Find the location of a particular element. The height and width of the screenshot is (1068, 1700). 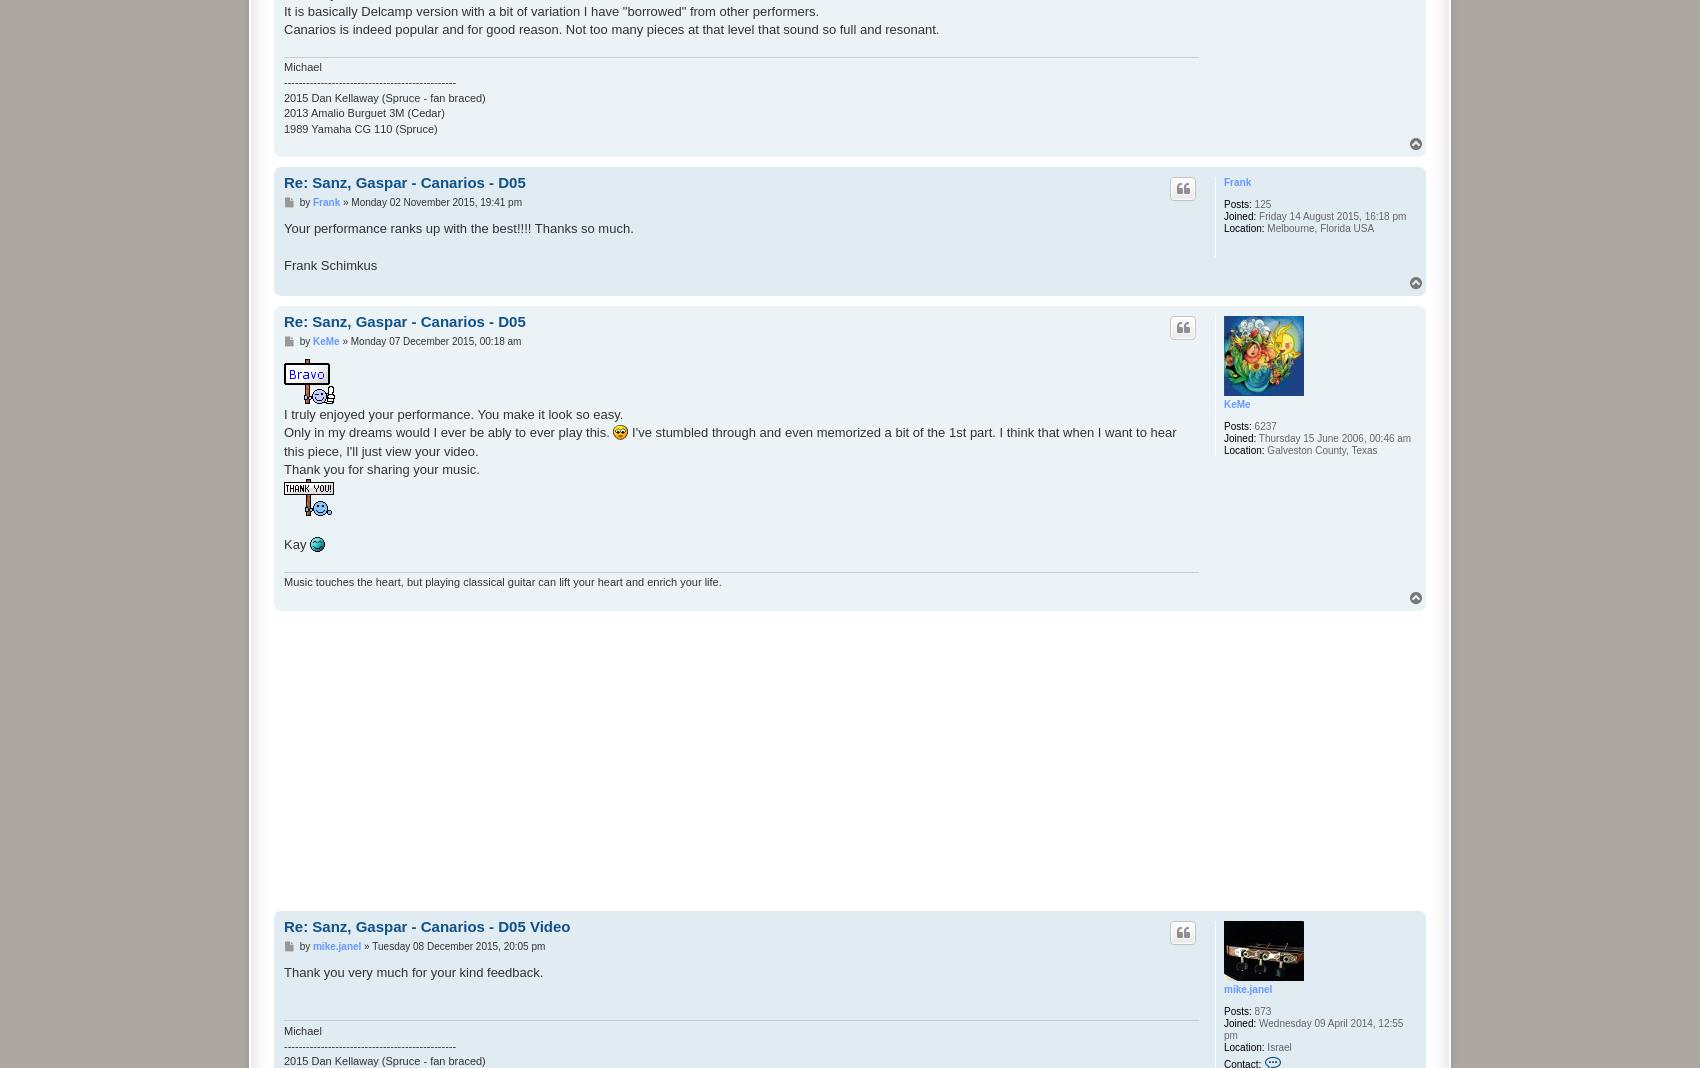

'Kay' is located at coordinates (296, 543).